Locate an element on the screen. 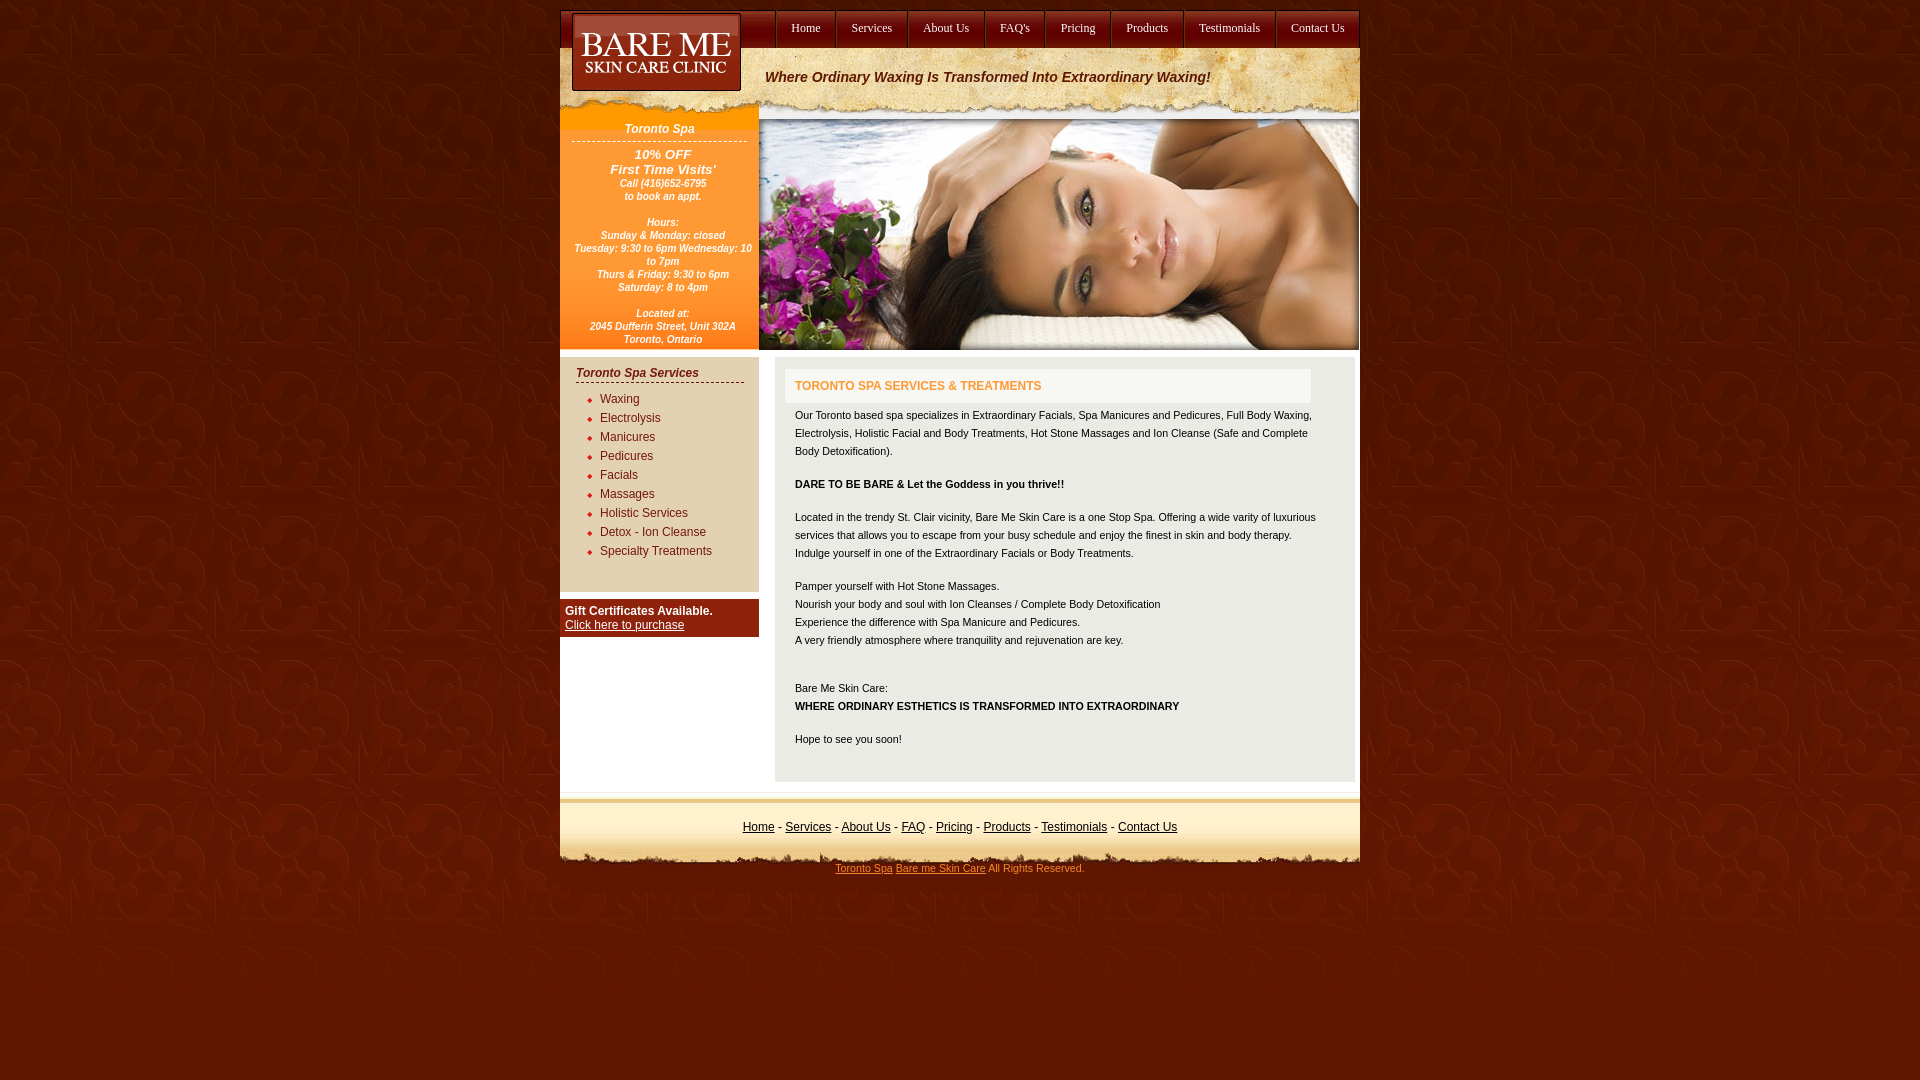 The height and width of the screenshot is (1080, 1920). 'Pedicures' is located at coordinates (599, 453).